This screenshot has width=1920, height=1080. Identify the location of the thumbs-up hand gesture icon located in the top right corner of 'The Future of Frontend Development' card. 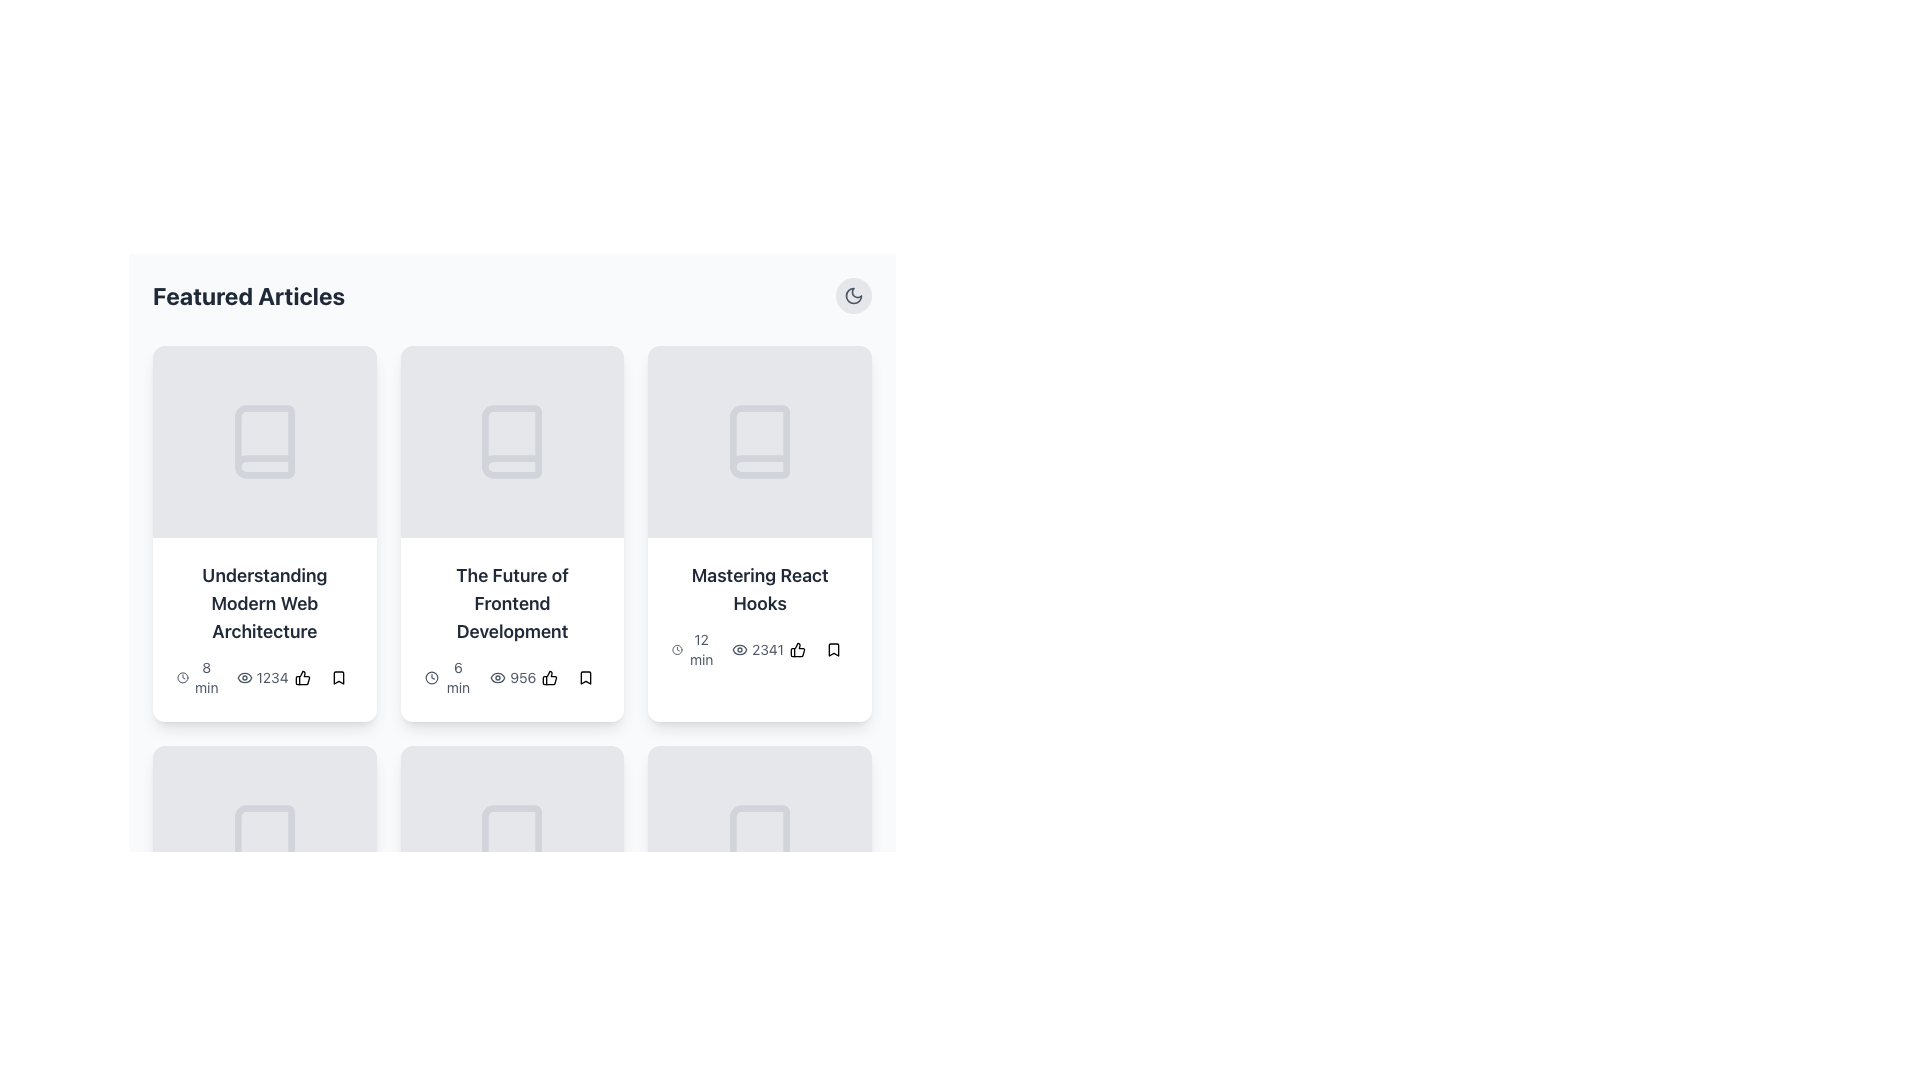
(550, 677).